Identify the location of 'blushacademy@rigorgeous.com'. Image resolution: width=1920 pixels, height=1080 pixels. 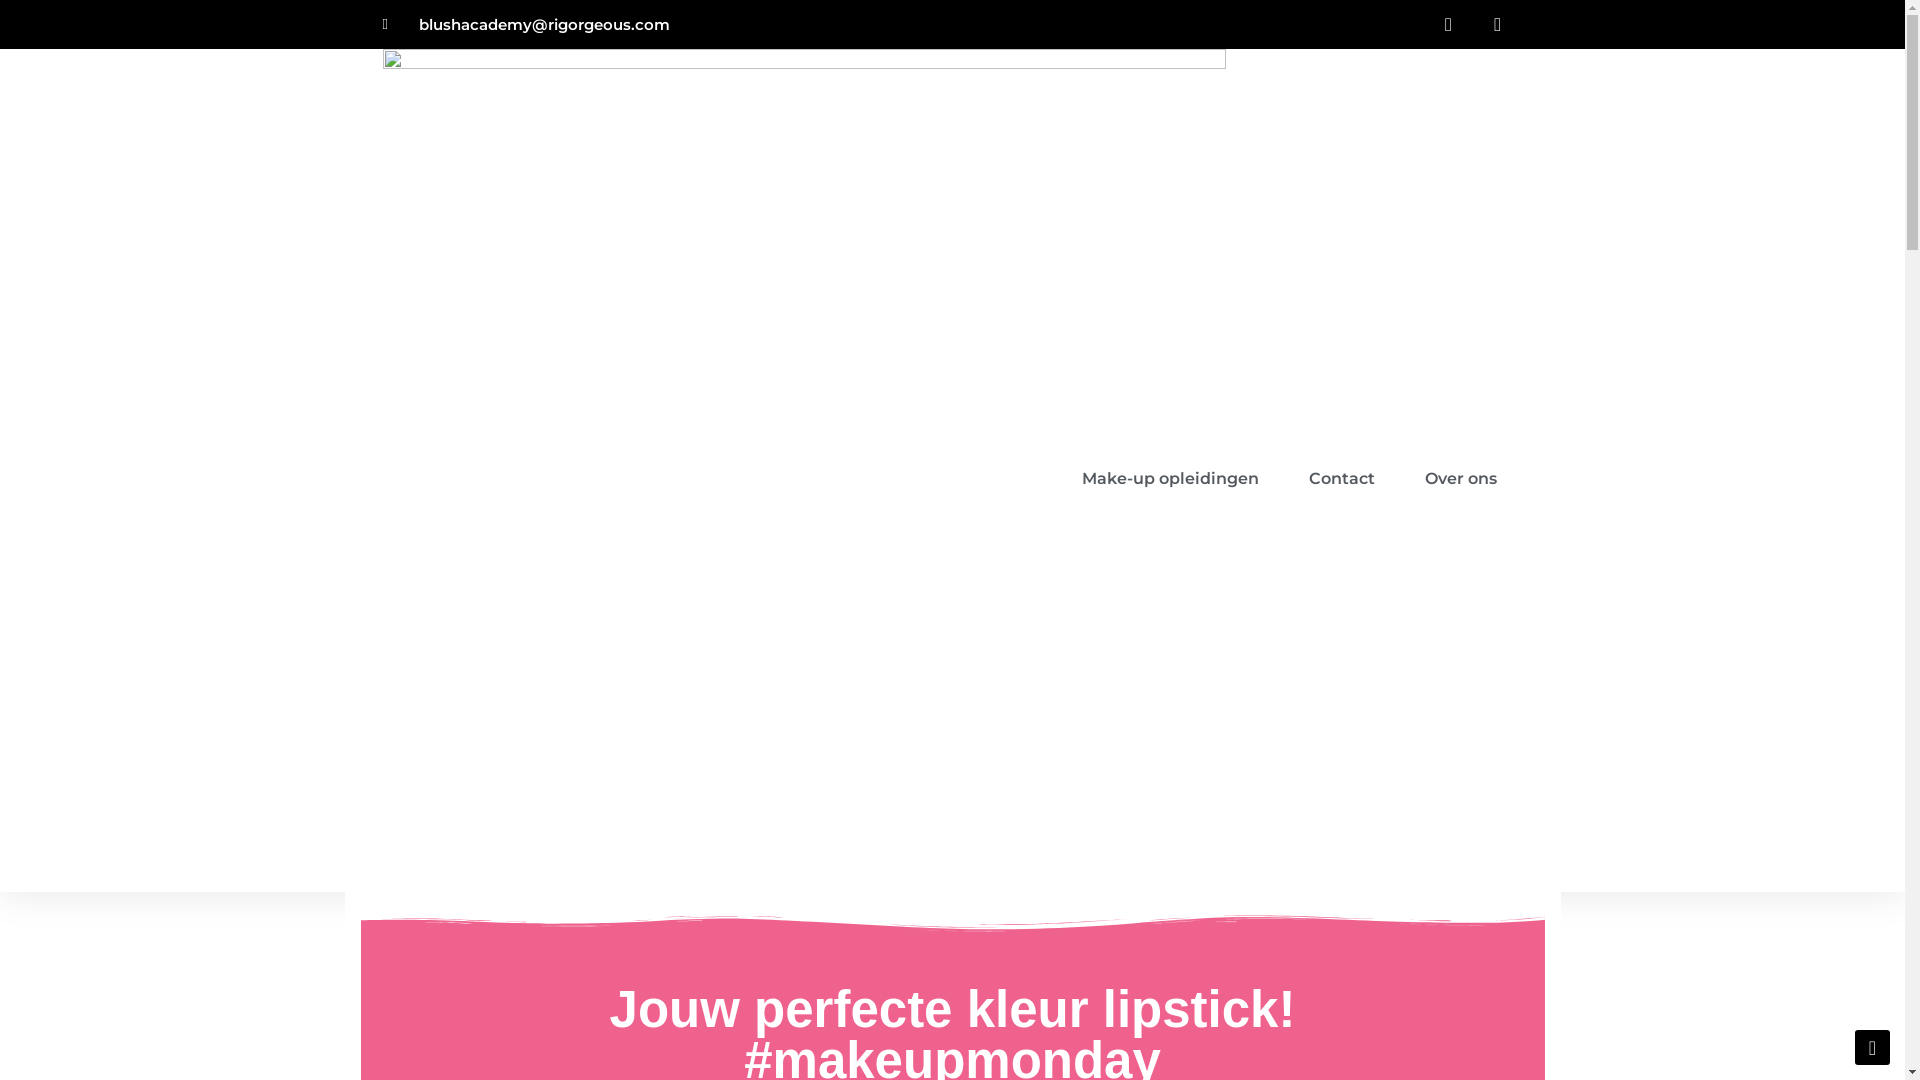
(526, 24).